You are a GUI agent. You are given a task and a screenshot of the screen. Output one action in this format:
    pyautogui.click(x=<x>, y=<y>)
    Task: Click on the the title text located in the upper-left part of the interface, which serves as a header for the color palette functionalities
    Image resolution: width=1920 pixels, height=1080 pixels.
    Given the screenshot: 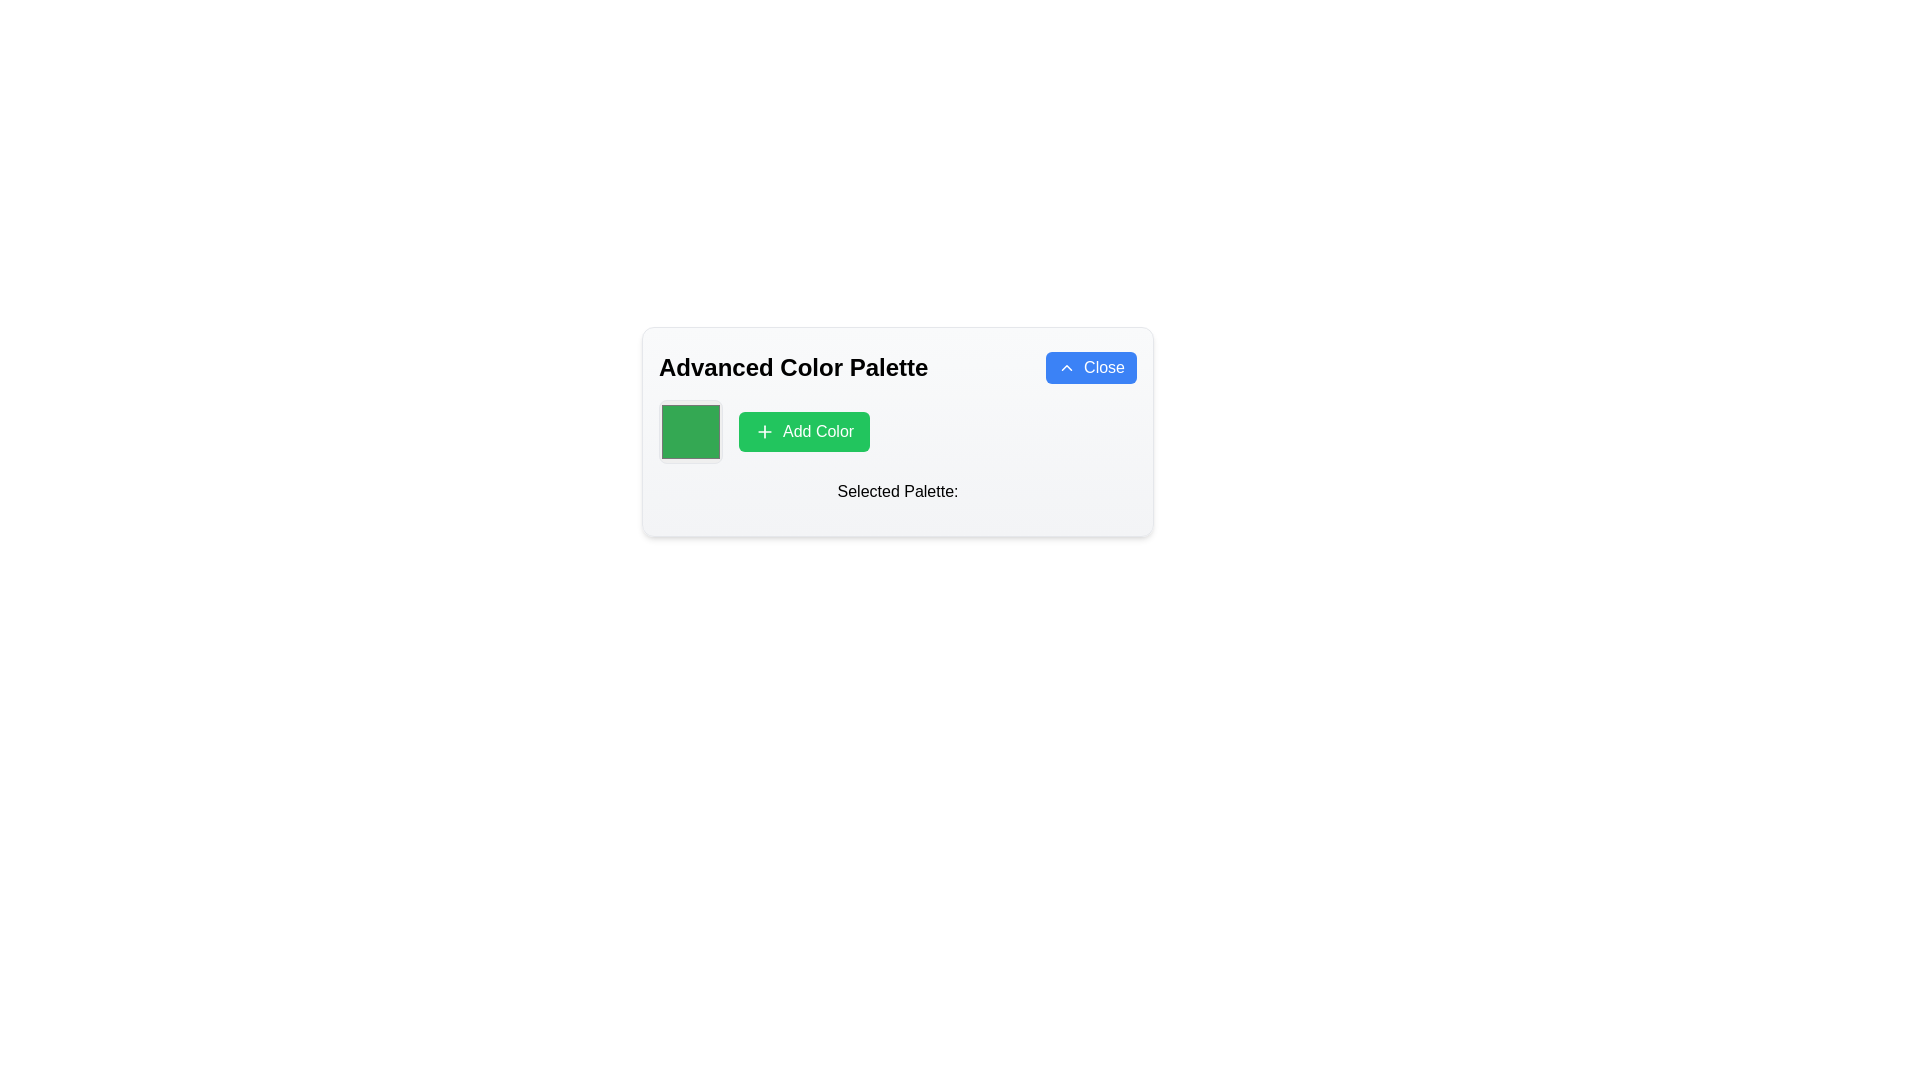 What is the action you would take?
    pyautogui.click(x=792, y=367)
    